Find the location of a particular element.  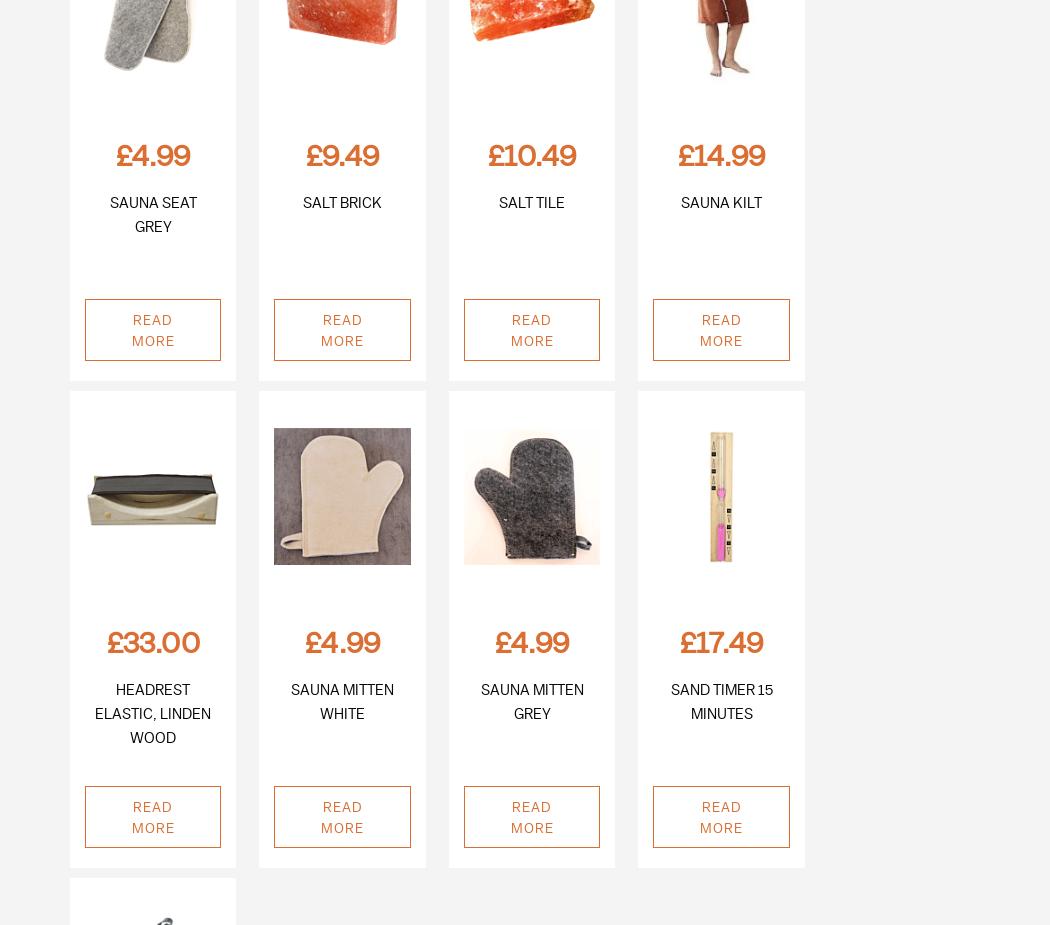

'£9.49' is located at coordinates (340, 154).